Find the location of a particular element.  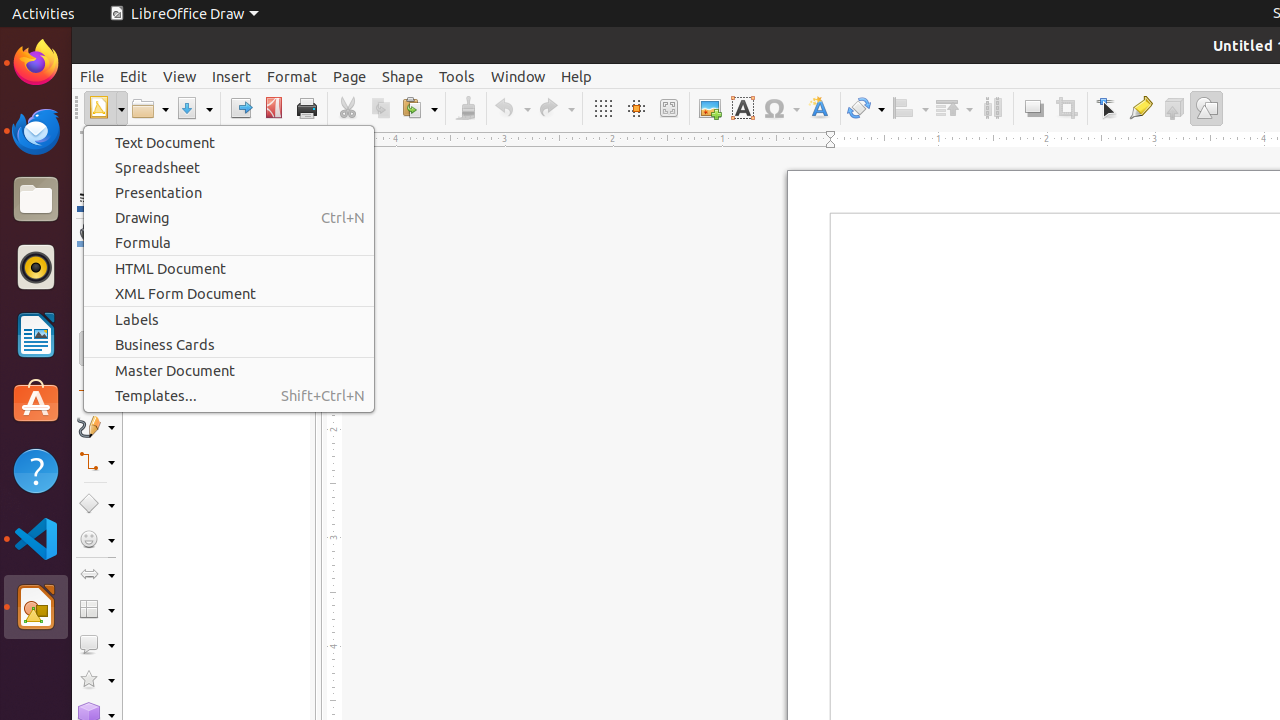

'Ubuntu Software' is located at coordinates (35, 403).